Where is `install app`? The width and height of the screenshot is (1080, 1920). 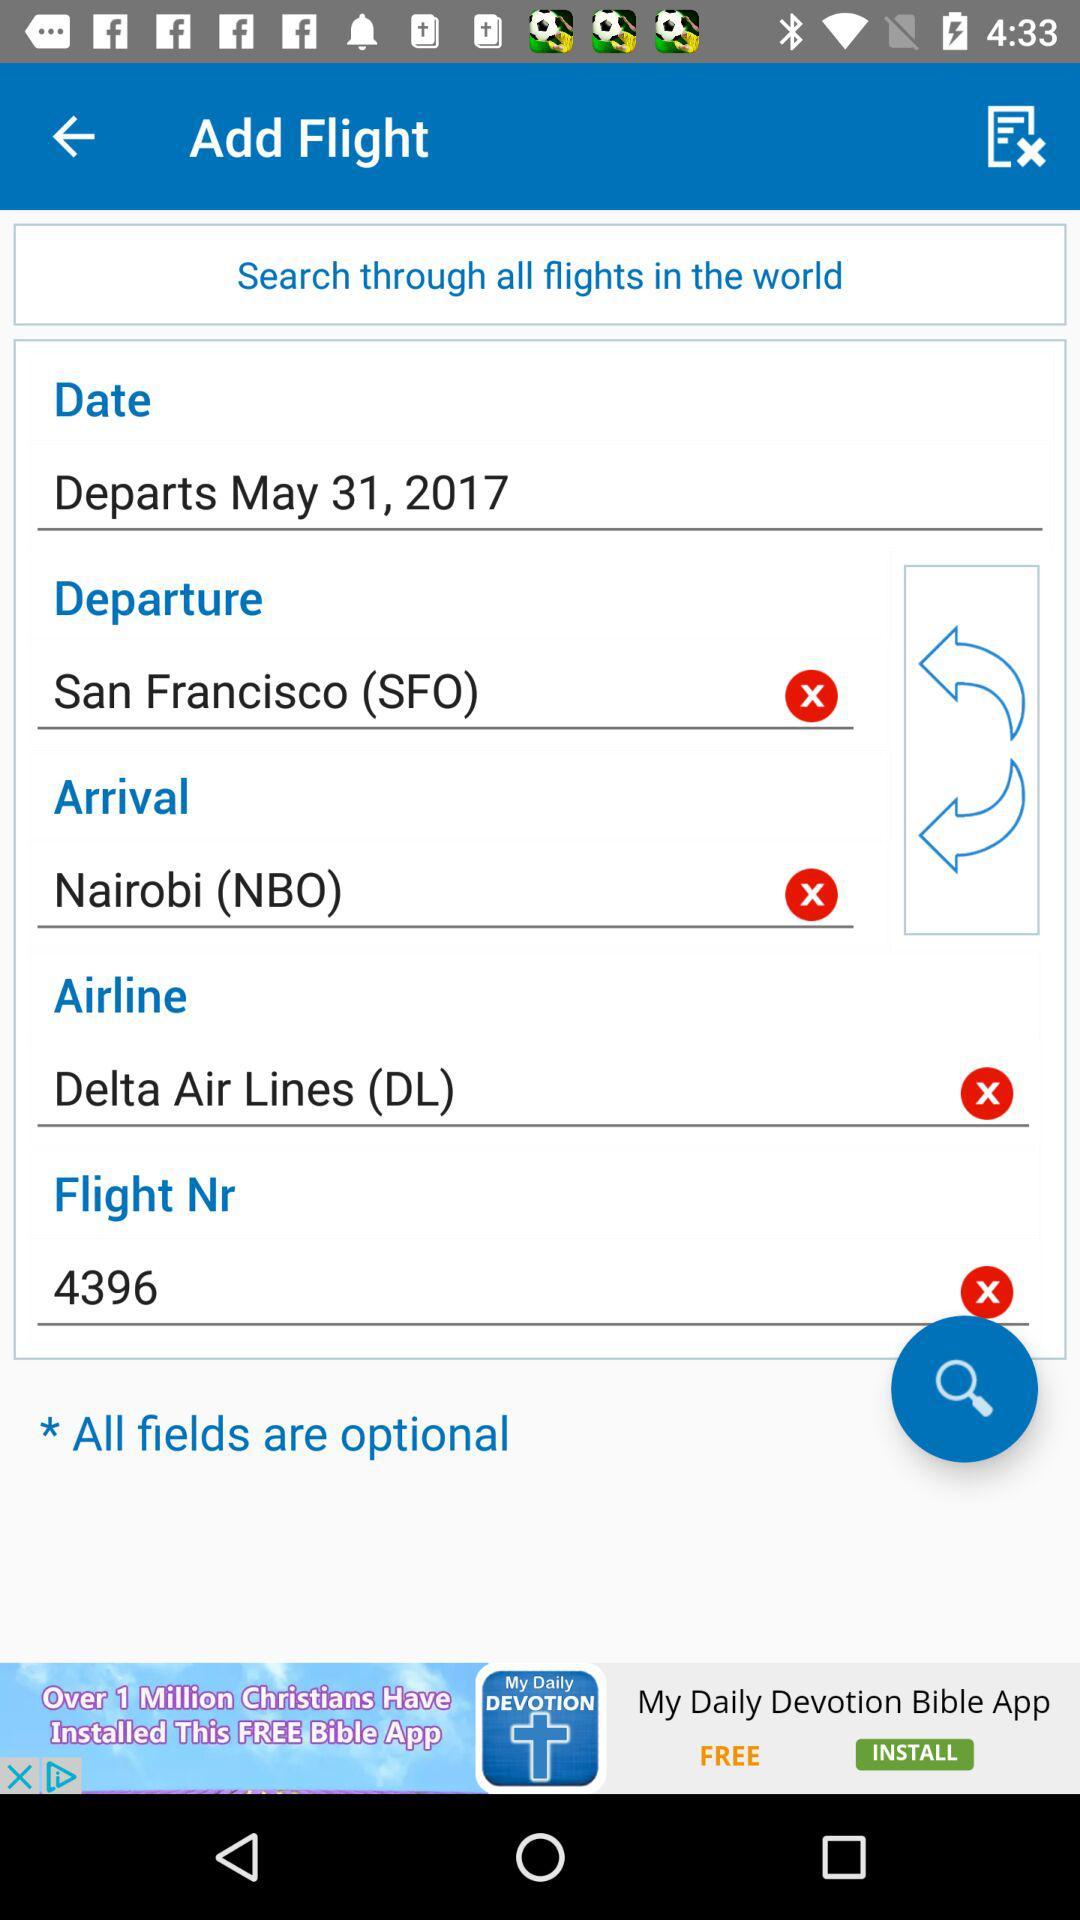
install app is located at coordinates (540, 1727).